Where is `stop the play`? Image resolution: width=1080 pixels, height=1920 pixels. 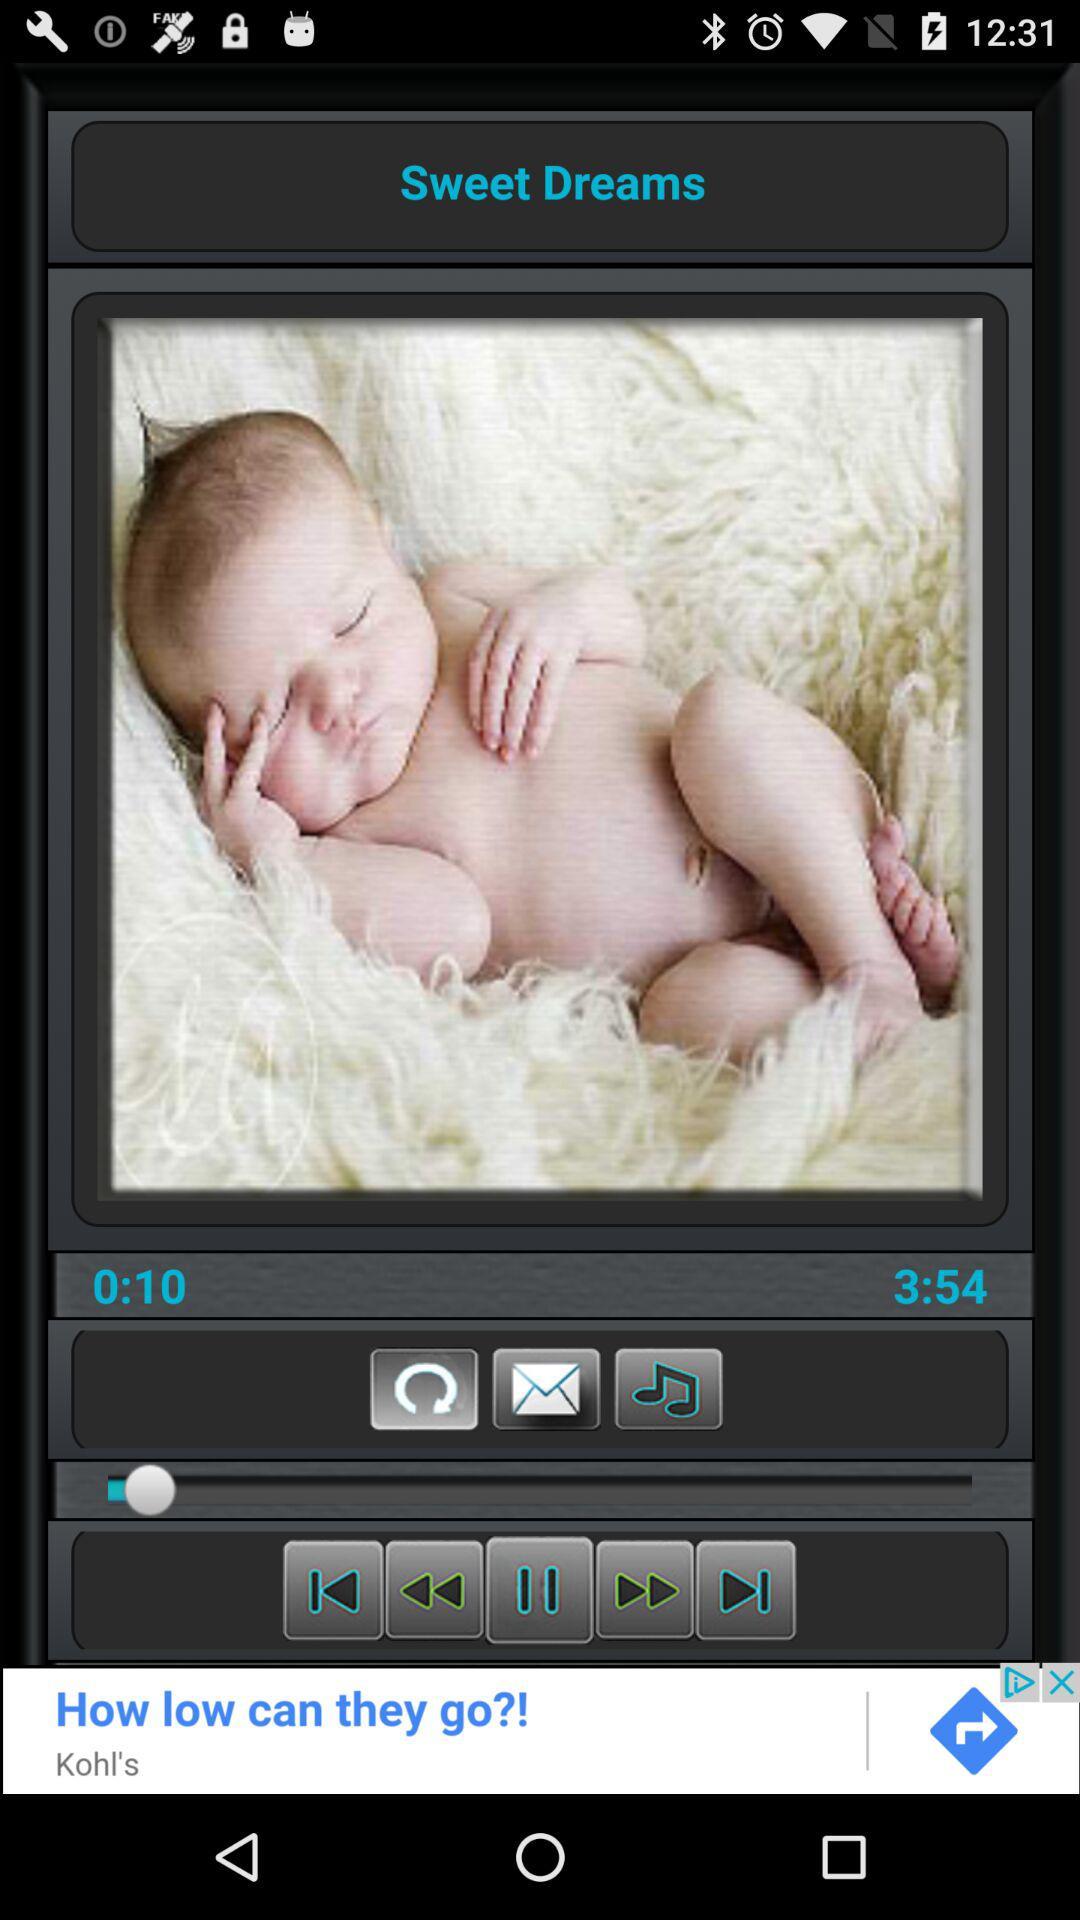
stop the play is located at coordinates (538, 1589).